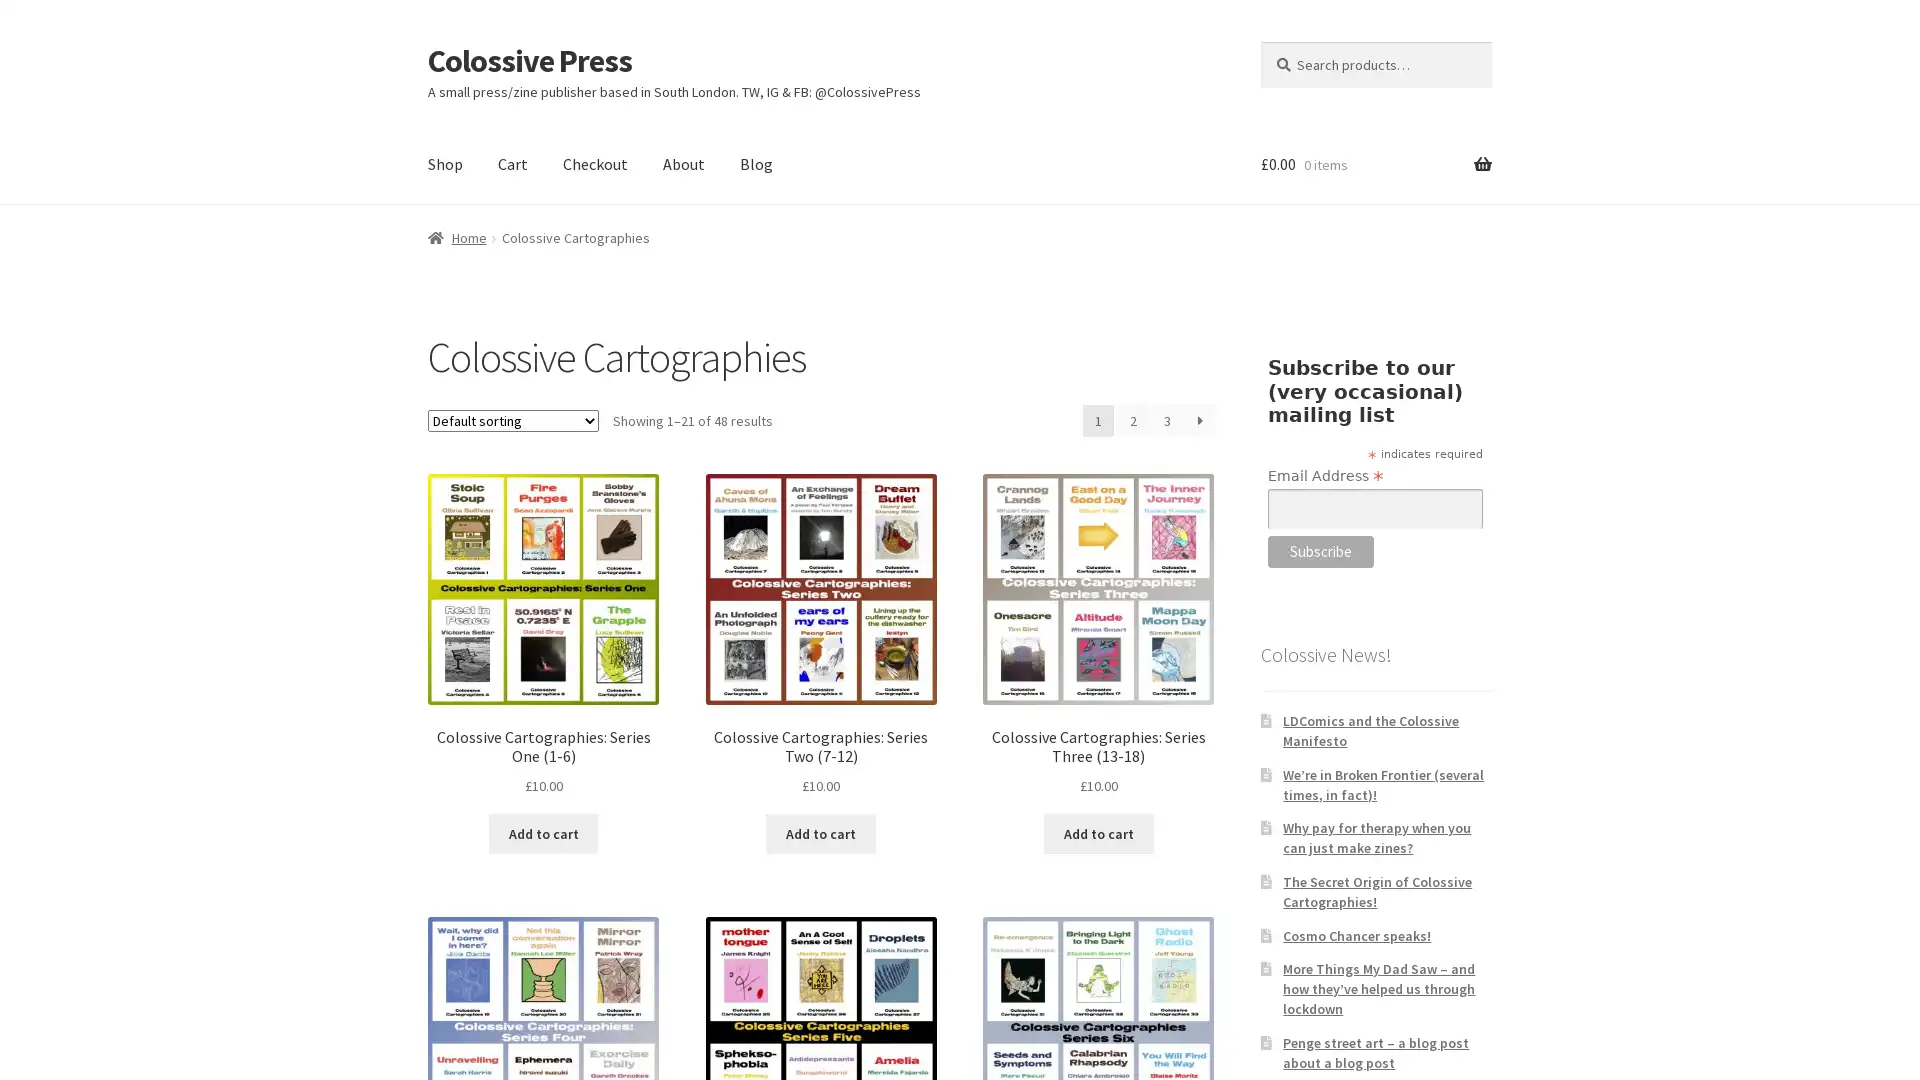 The image size is (1920, 1080). I want to click on Search, so click(1258, 40).